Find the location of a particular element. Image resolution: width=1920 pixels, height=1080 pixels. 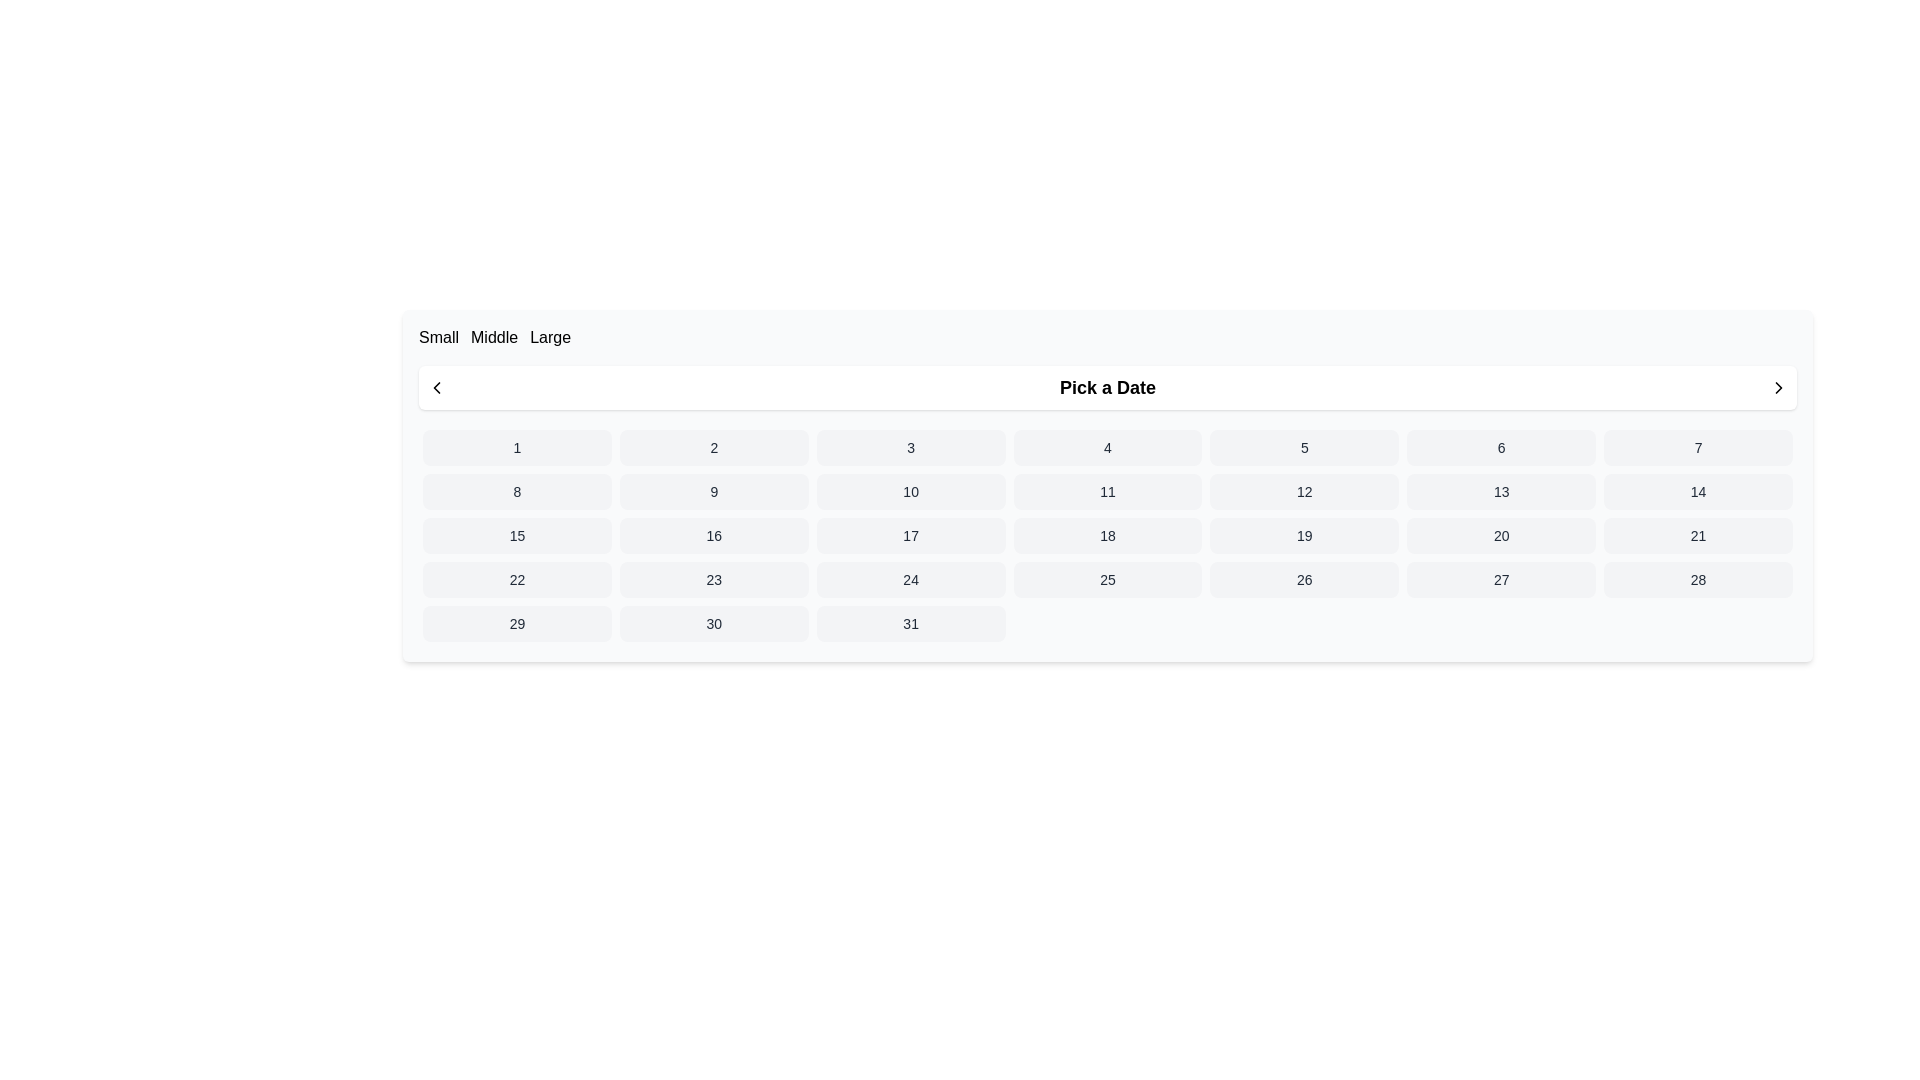

the rectangular button labeled '6' in the calendar layout is located at coordinates (1501, 446).